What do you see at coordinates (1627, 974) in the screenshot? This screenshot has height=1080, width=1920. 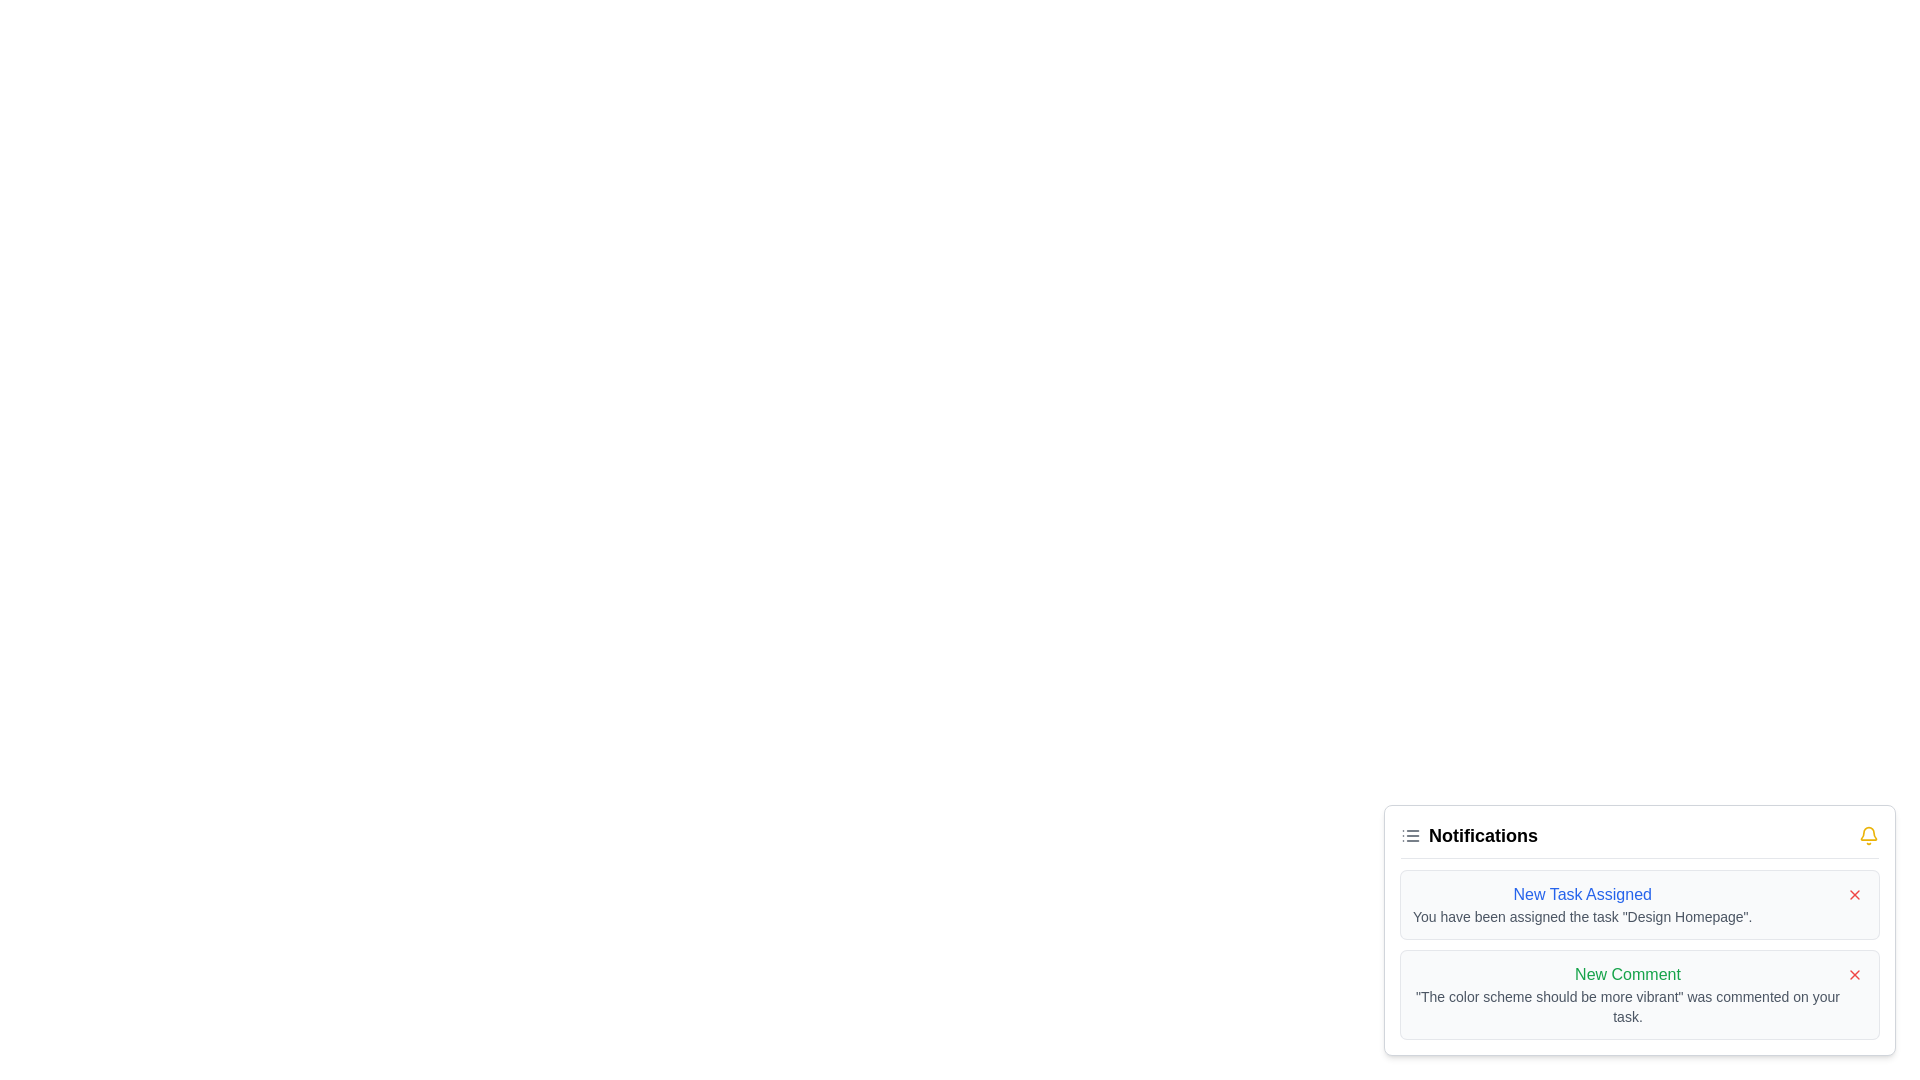 I see `the 'New Comment' text label, which is styled with a medium green font and positioned at the top of a notification box in the bottom-right corner` at bounding box center [1627, 974].